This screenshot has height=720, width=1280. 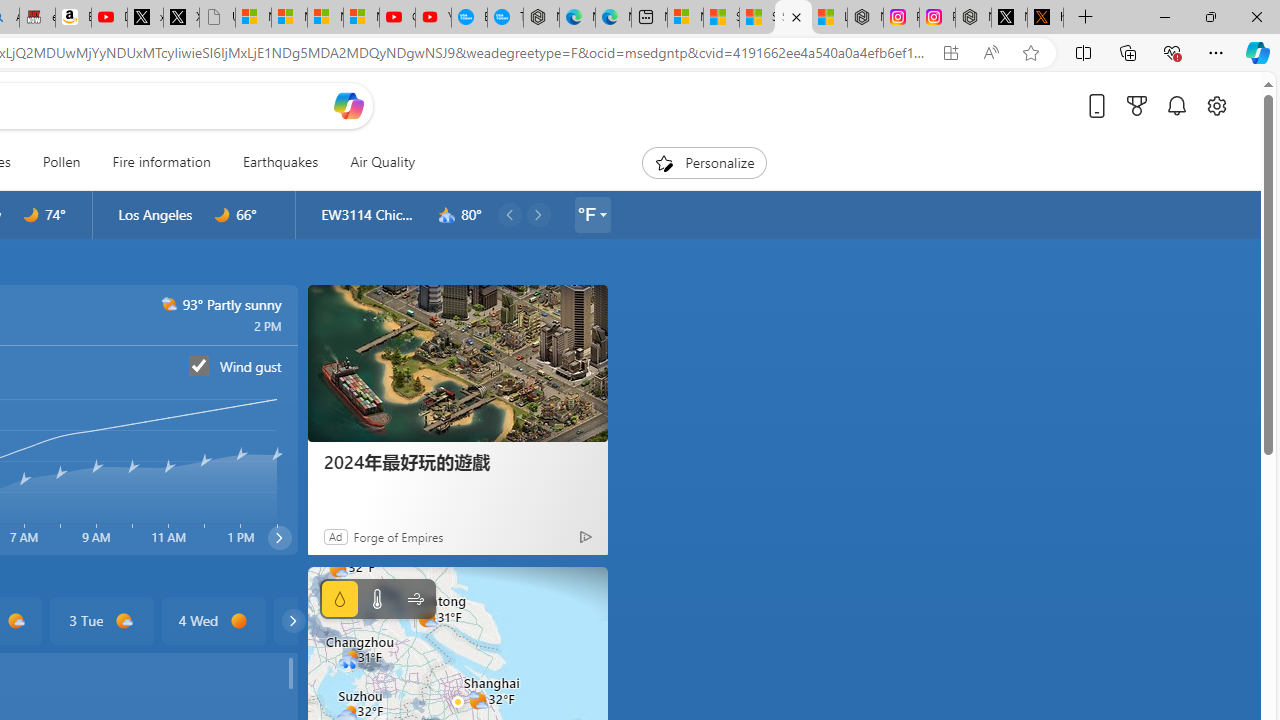 What do you see at coordinates (108, 17) in the screenshot?
I see `'Day 1: Arriving in Yemen (surreal to be here) - YouTube'` at bounding box center [108, 17].